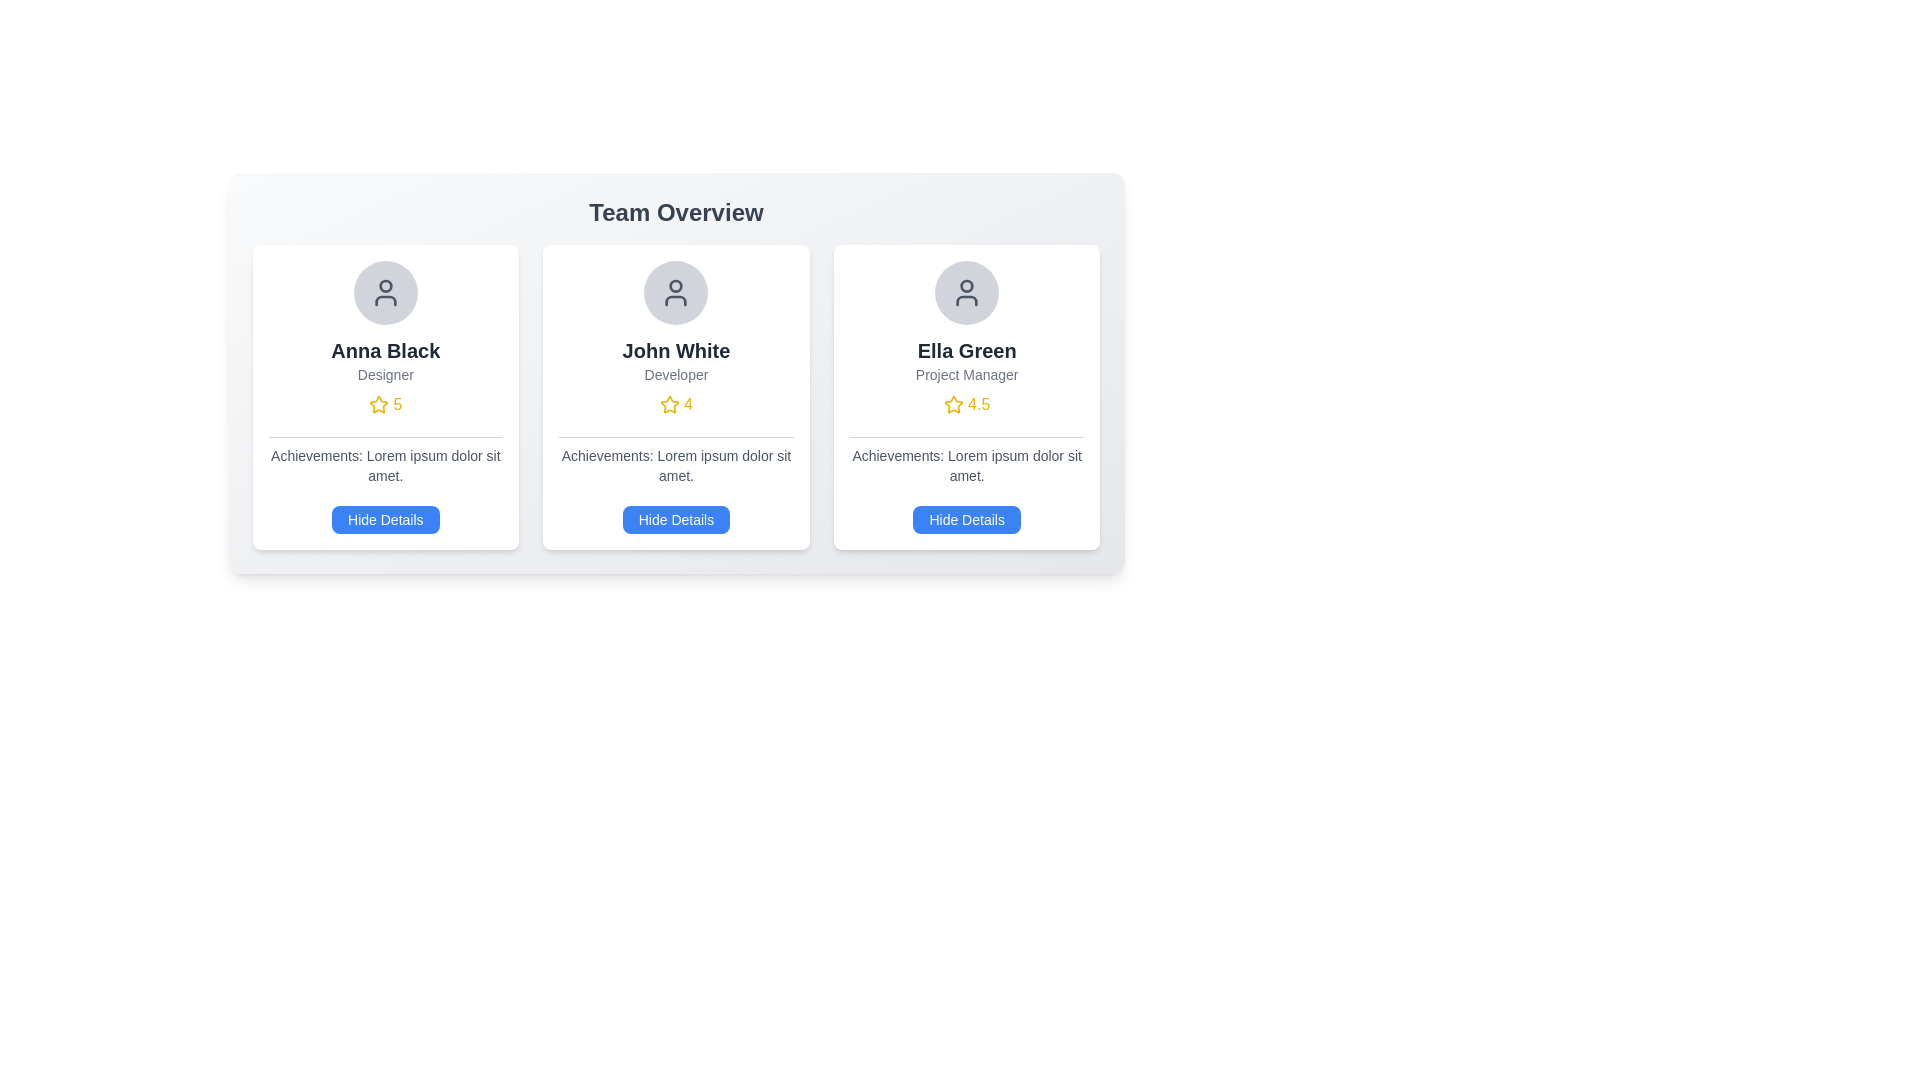 The image size is (1920, 1080). I want to click on the Rating Indicator, which features a yellow star icon and the number '4', located in the 'John White' profile card below the role title 'Developer', so click(676, 405).